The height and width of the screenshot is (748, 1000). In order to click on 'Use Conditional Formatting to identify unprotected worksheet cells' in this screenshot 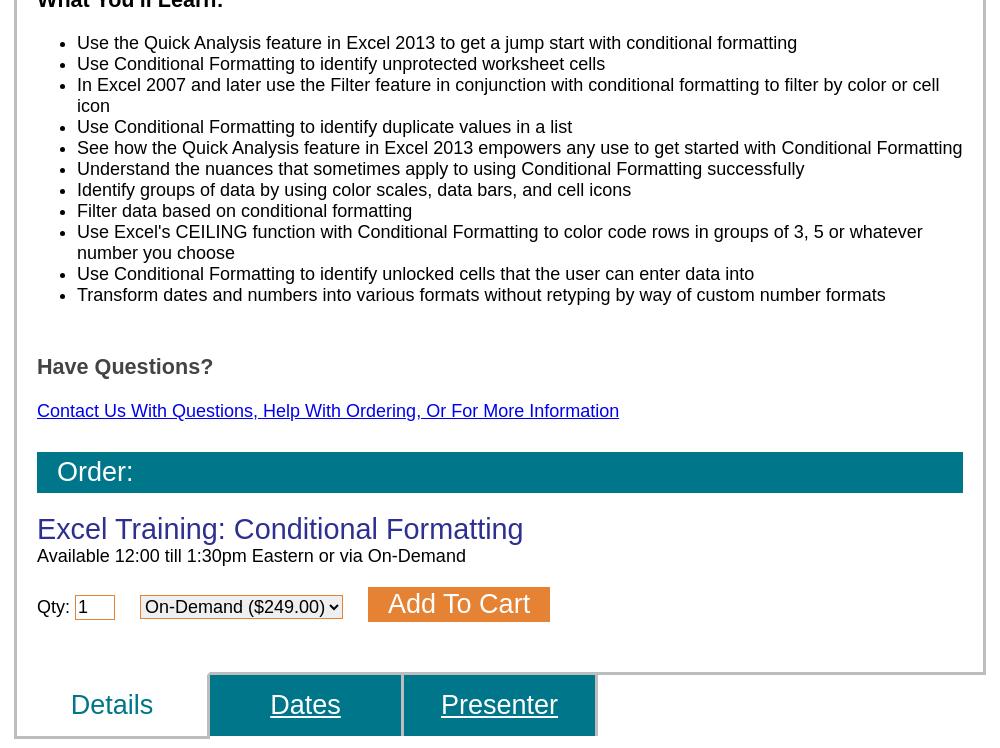, I will do `click(340, 63)`.